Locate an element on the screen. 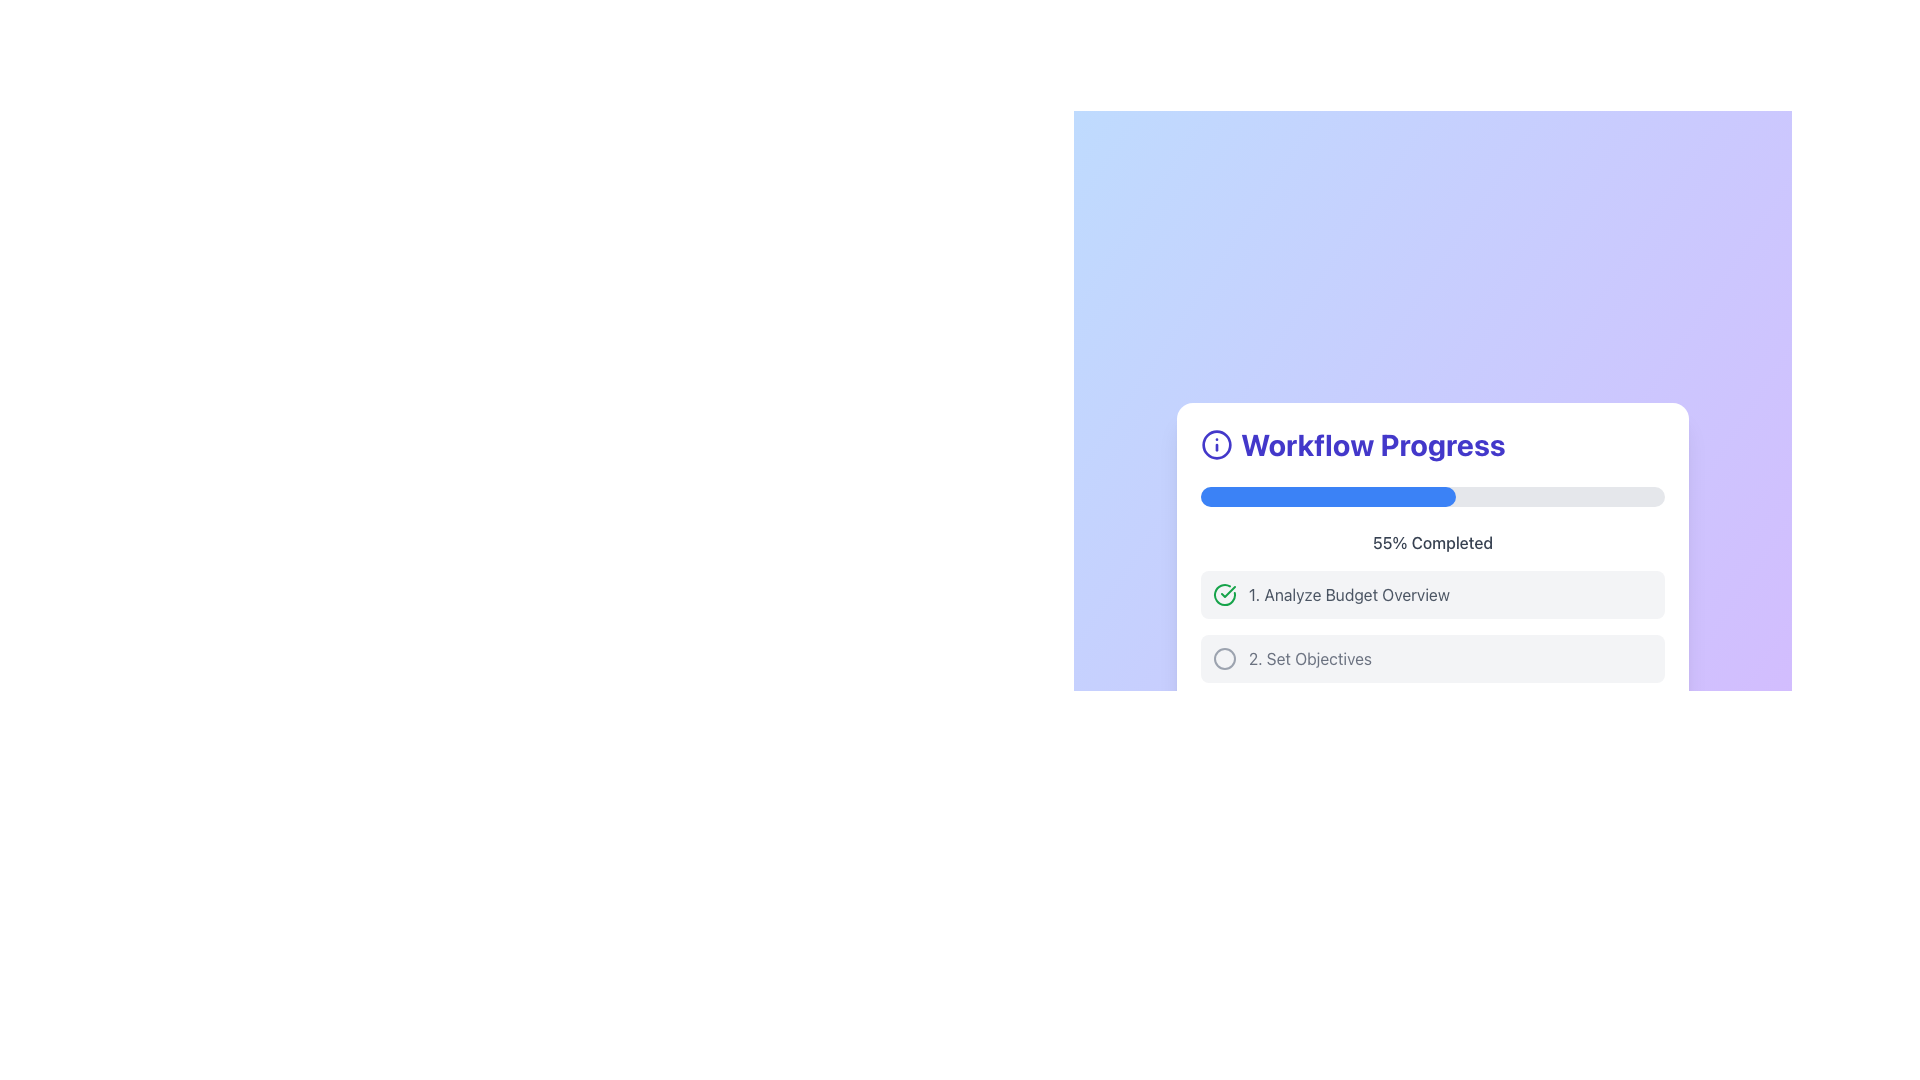 The width and height of the screenshot is (1920, 1080). the information icon represented by a circular SVG graphic located near the top-left corner of the interface is located at coordinates (1216, 443).